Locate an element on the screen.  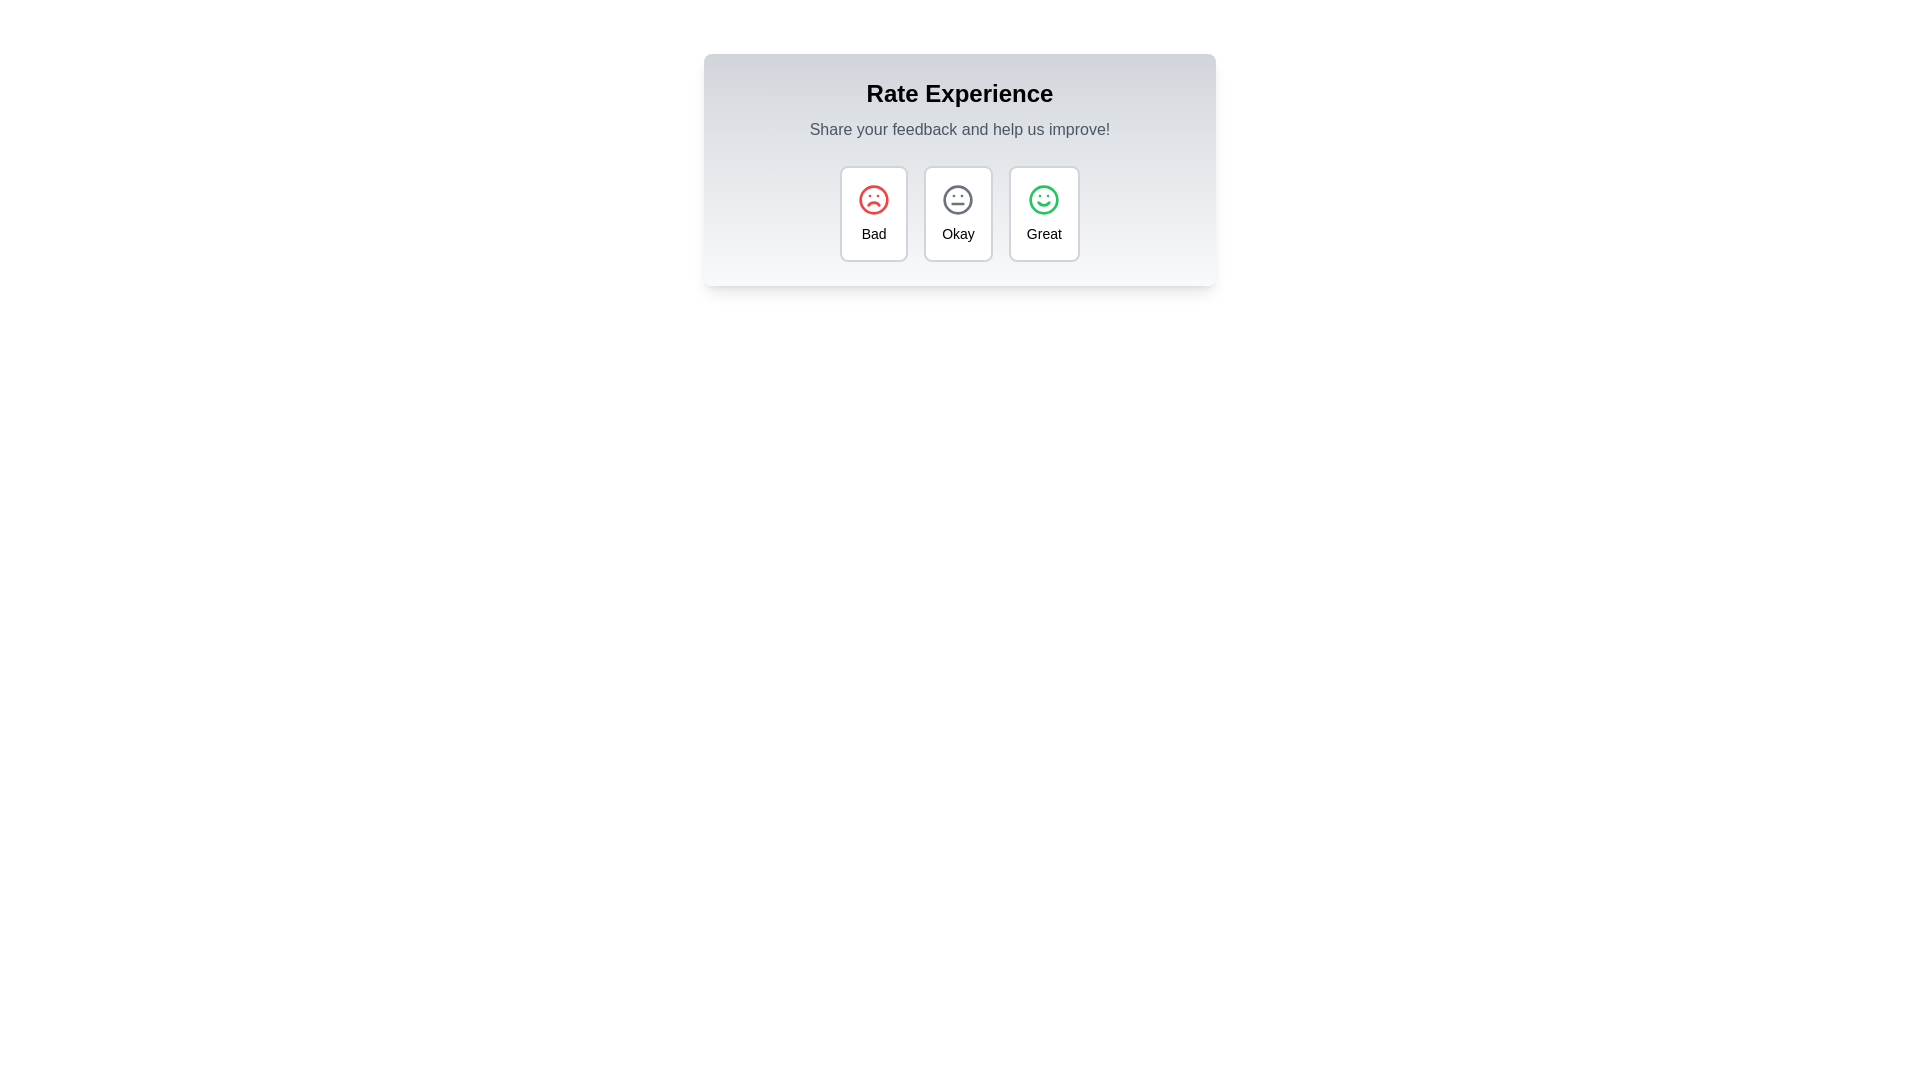
the circular red frowning face icon located within the 'Bad' feedback option, which is the leftmost option among the three feedback choices ('Bad', 'Okay', 'Great') displayed below the heading 'Rate Experience' is located at coordinates (874, 200).